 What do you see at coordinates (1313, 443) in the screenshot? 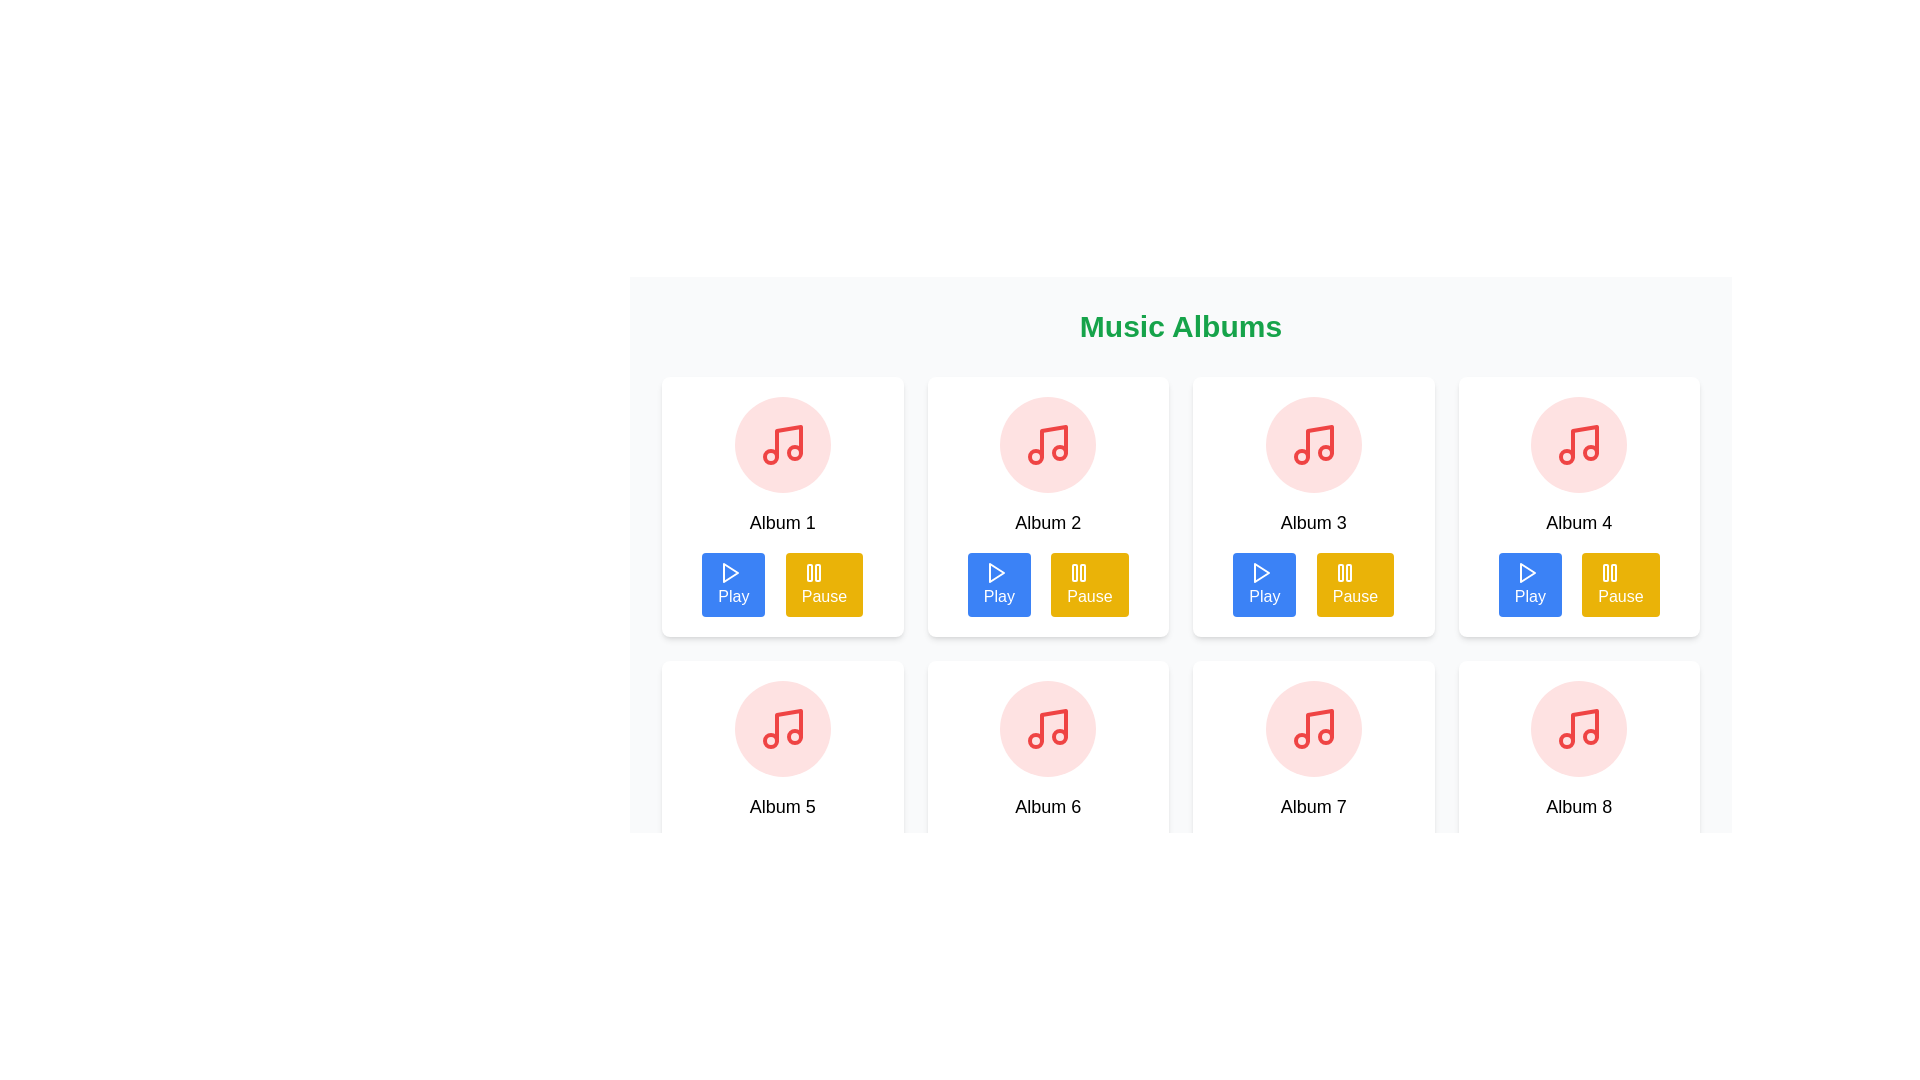
I see `the music album icon representing 'Album 3', which is centrally located in its tile above the text 'Album 3'` at bounding box center [1313, 443].